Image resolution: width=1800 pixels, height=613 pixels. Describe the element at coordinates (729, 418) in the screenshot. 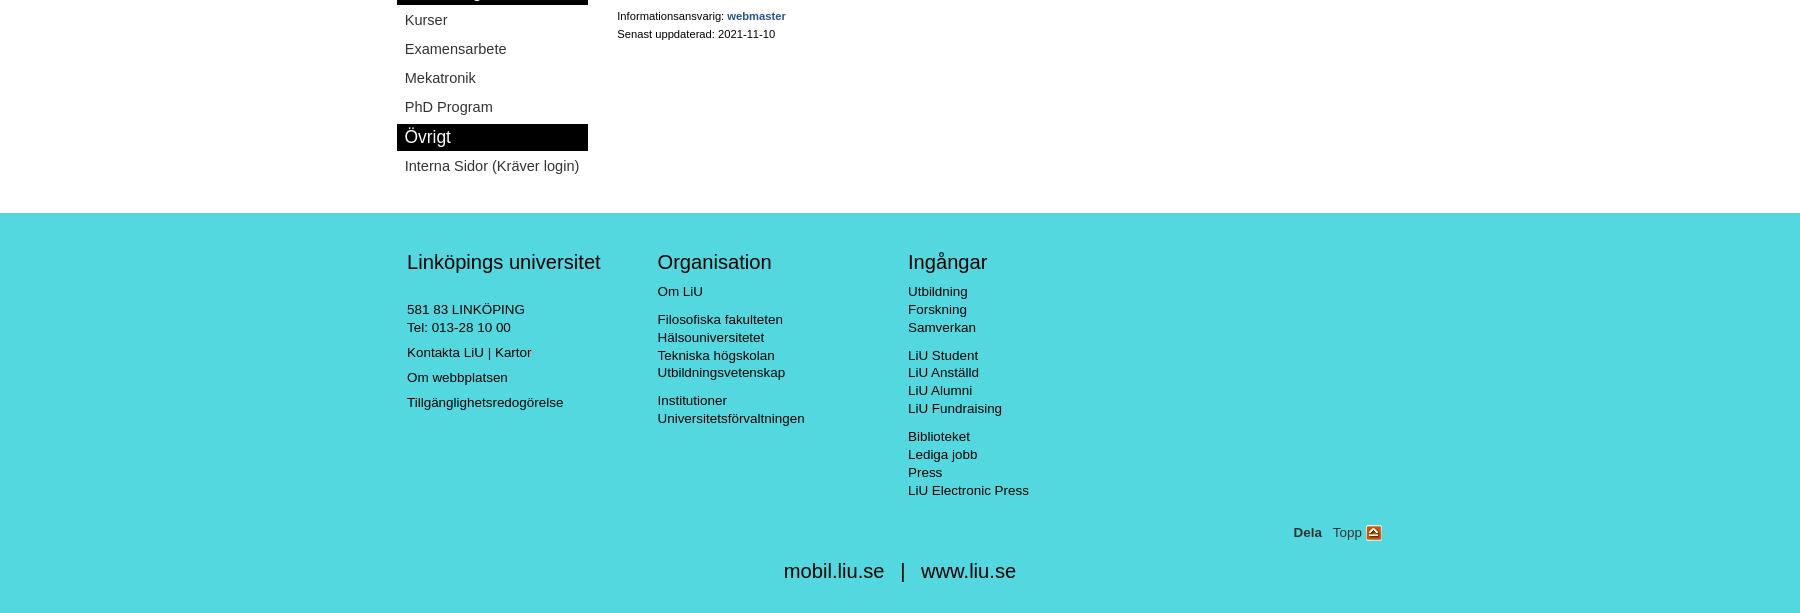

I see `'Universitetsförvaltningen'` at that location.